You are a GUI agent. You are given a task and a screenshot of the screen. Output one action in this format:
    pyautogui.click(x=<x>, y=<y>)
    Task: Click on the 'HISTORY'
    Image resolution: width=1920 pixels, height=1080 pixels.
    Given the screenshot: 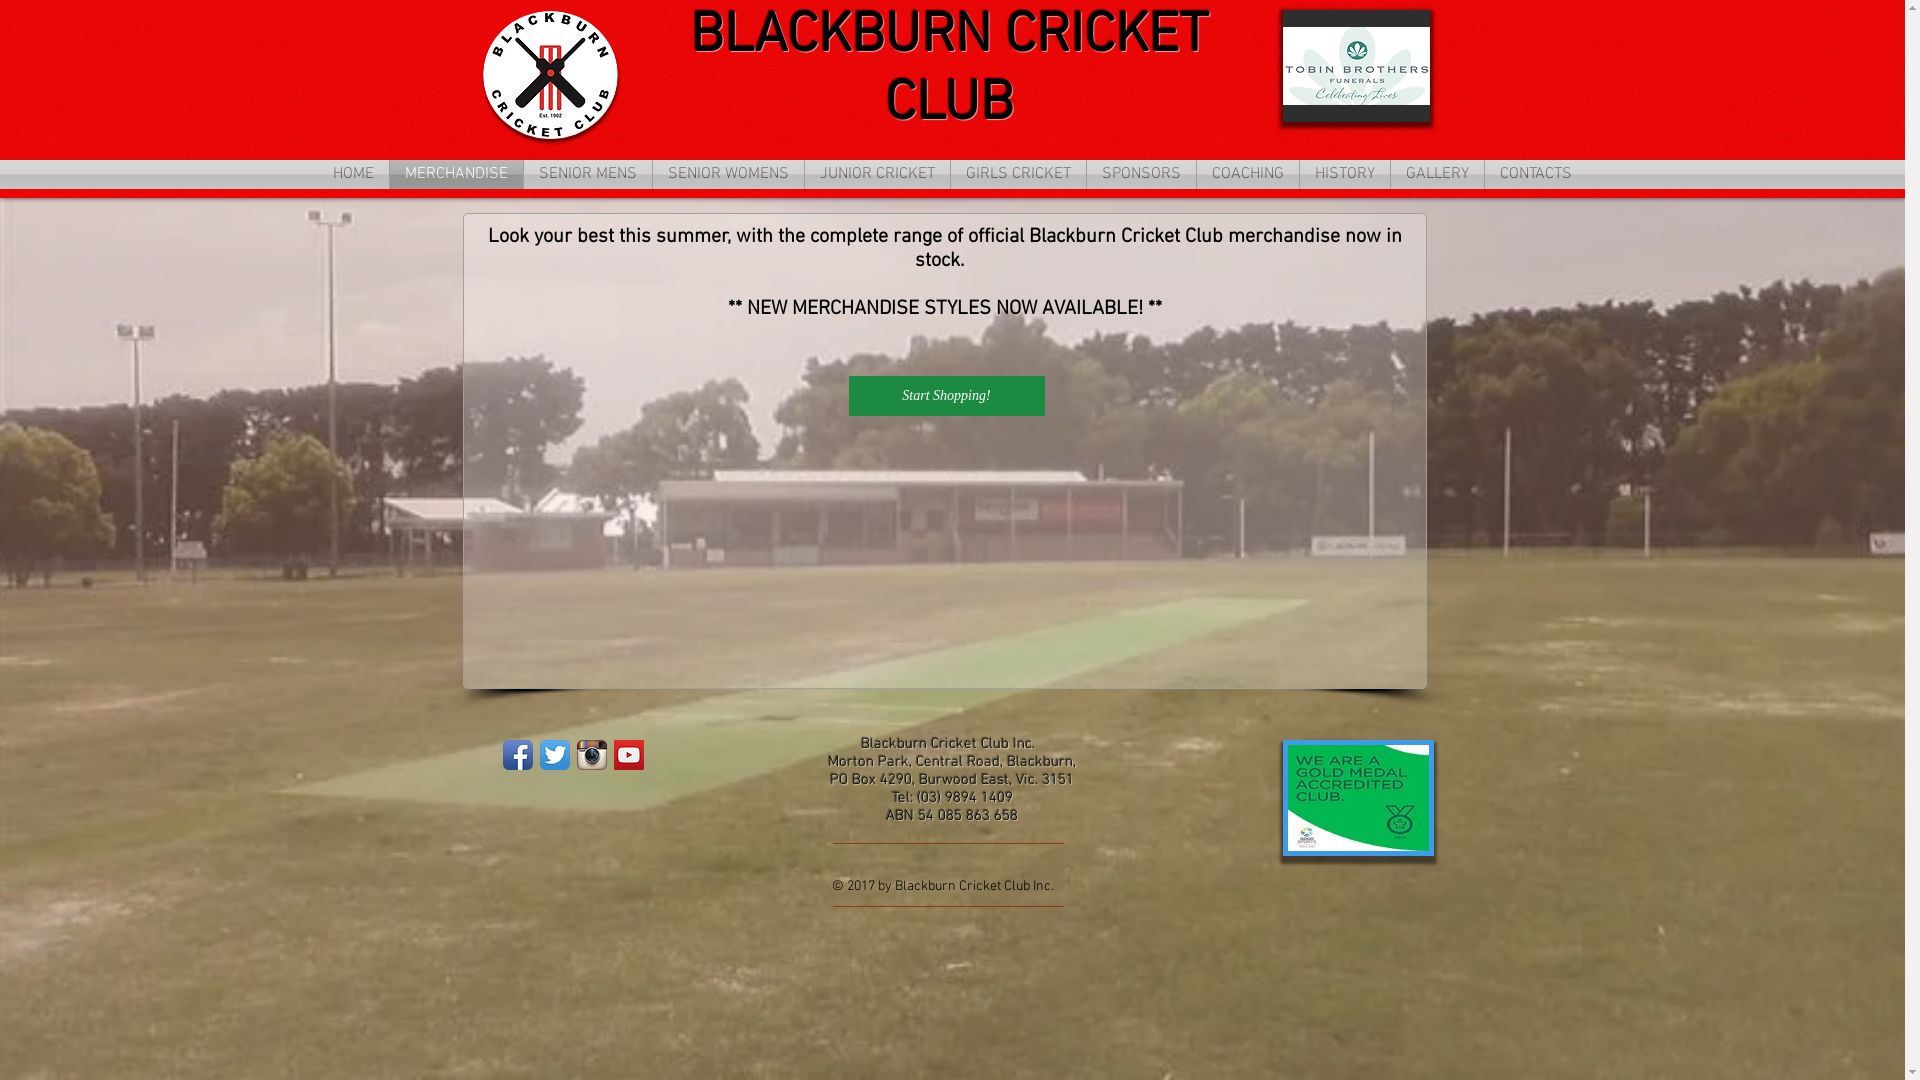 What is the action you would take?
    pyautogui.click(x=1344, y=173)
    